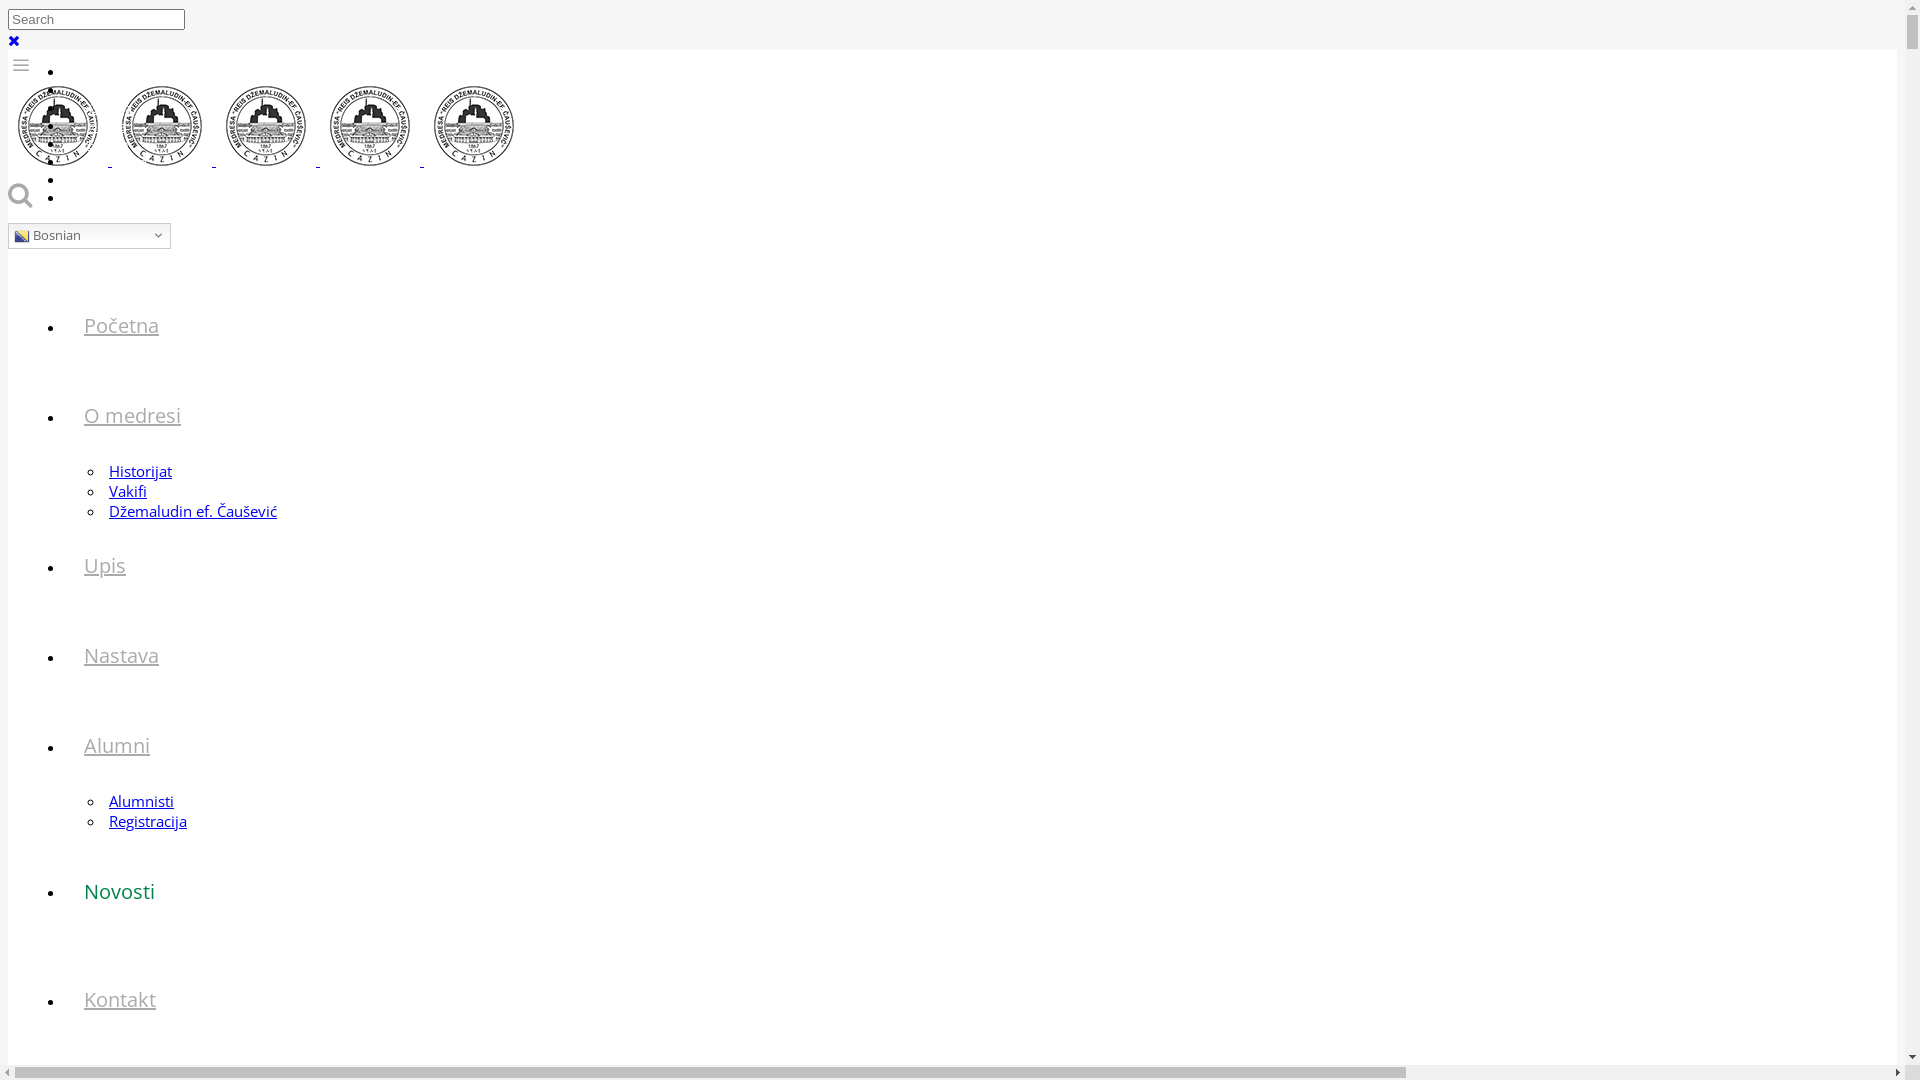 The width and height of the screenshot is (1920, 1080). Describe the element at coordinates (147, 821) in the screenshot. I see `'Registracija'` at that location.